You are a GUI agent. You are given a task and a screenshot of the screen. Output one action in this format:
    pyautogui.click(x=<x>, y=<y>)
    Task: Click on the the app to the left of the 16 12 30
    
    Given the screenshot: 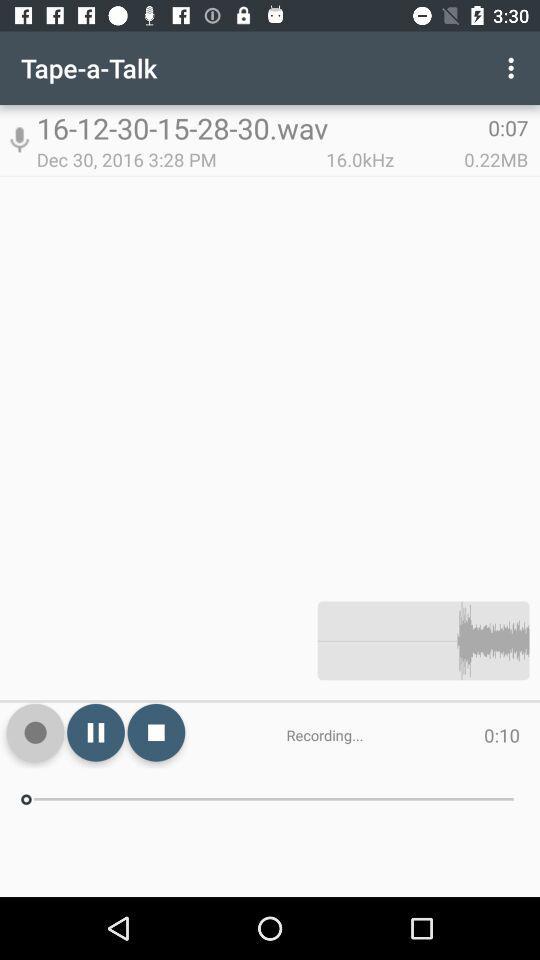 What is the action you would take?
    pyautogui.click(x=18, y=139)
    